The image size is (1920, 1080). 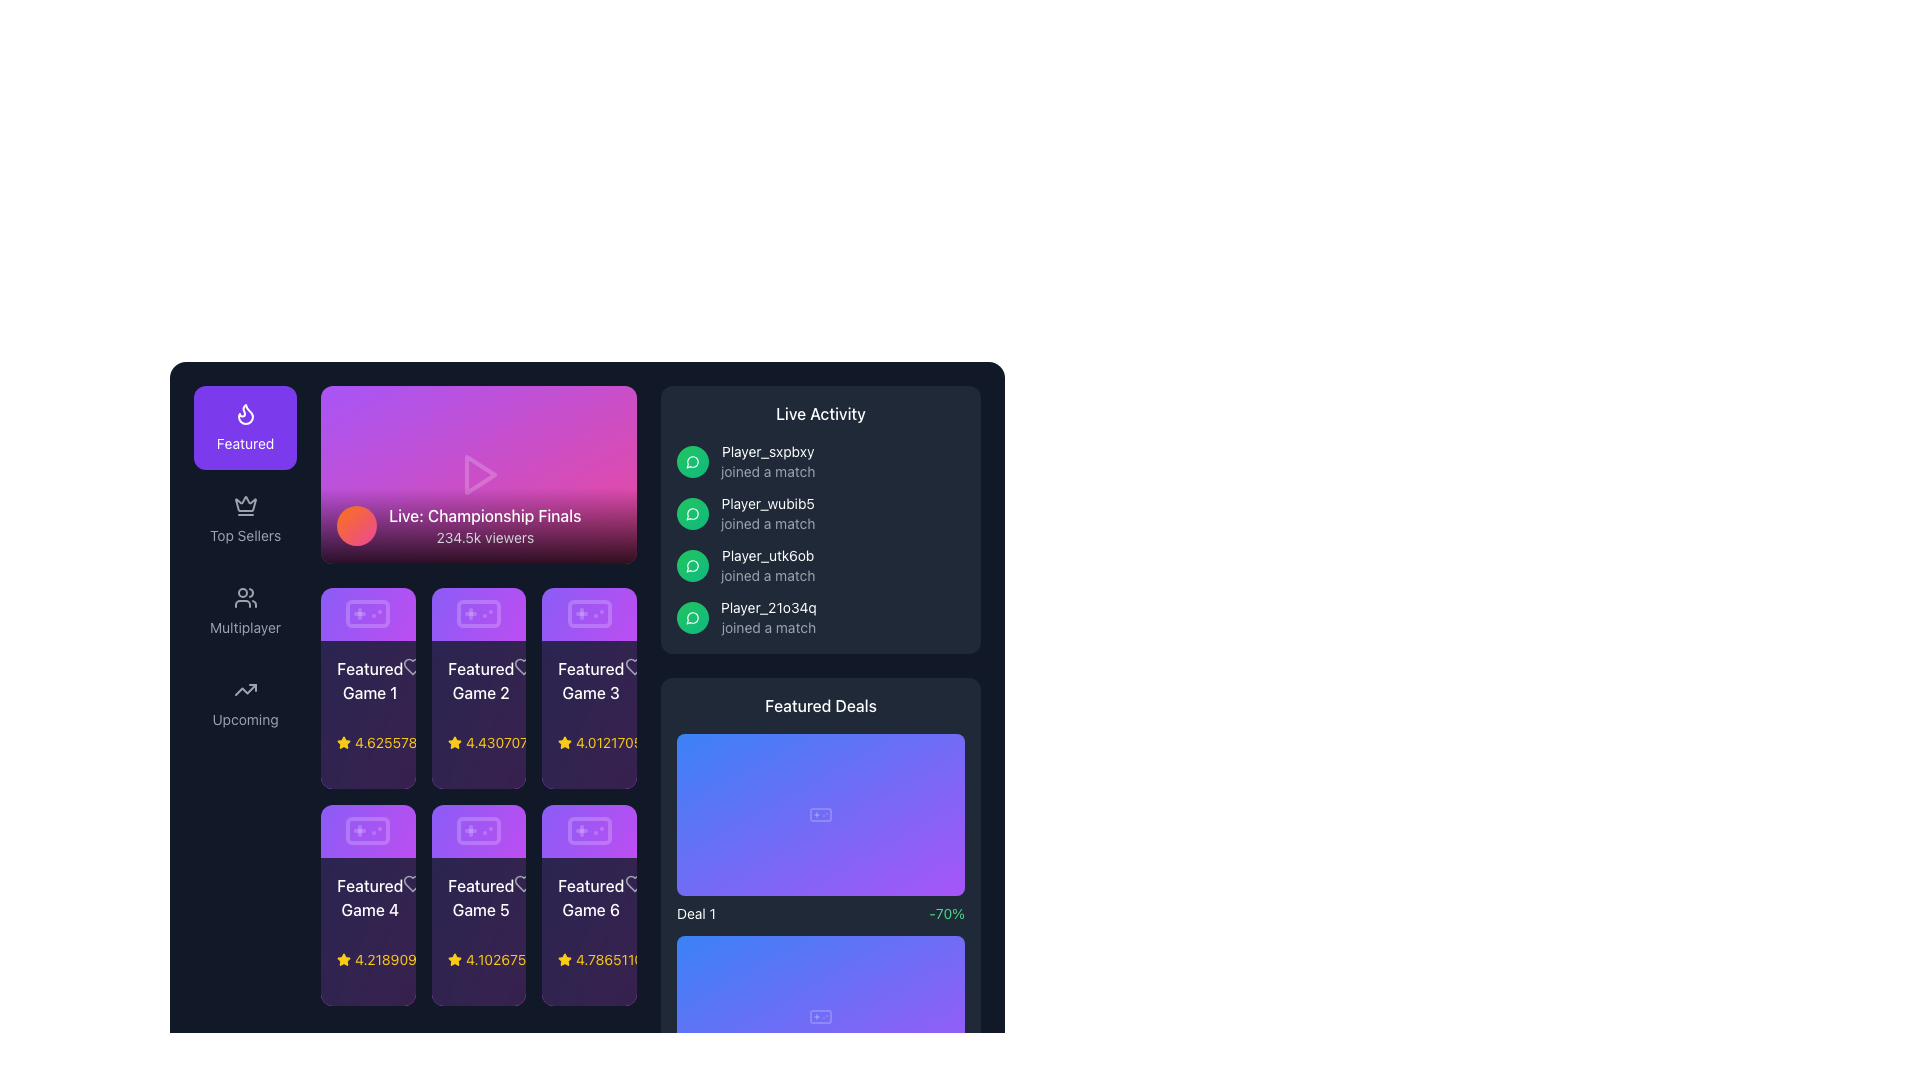 I want to click on the label element that describes the live video title and viewer engagement, which is horizontally centered at the bottom of a highlighted box and placed to the right of a gradient-colored circular icon, so click(x=478, y=524).